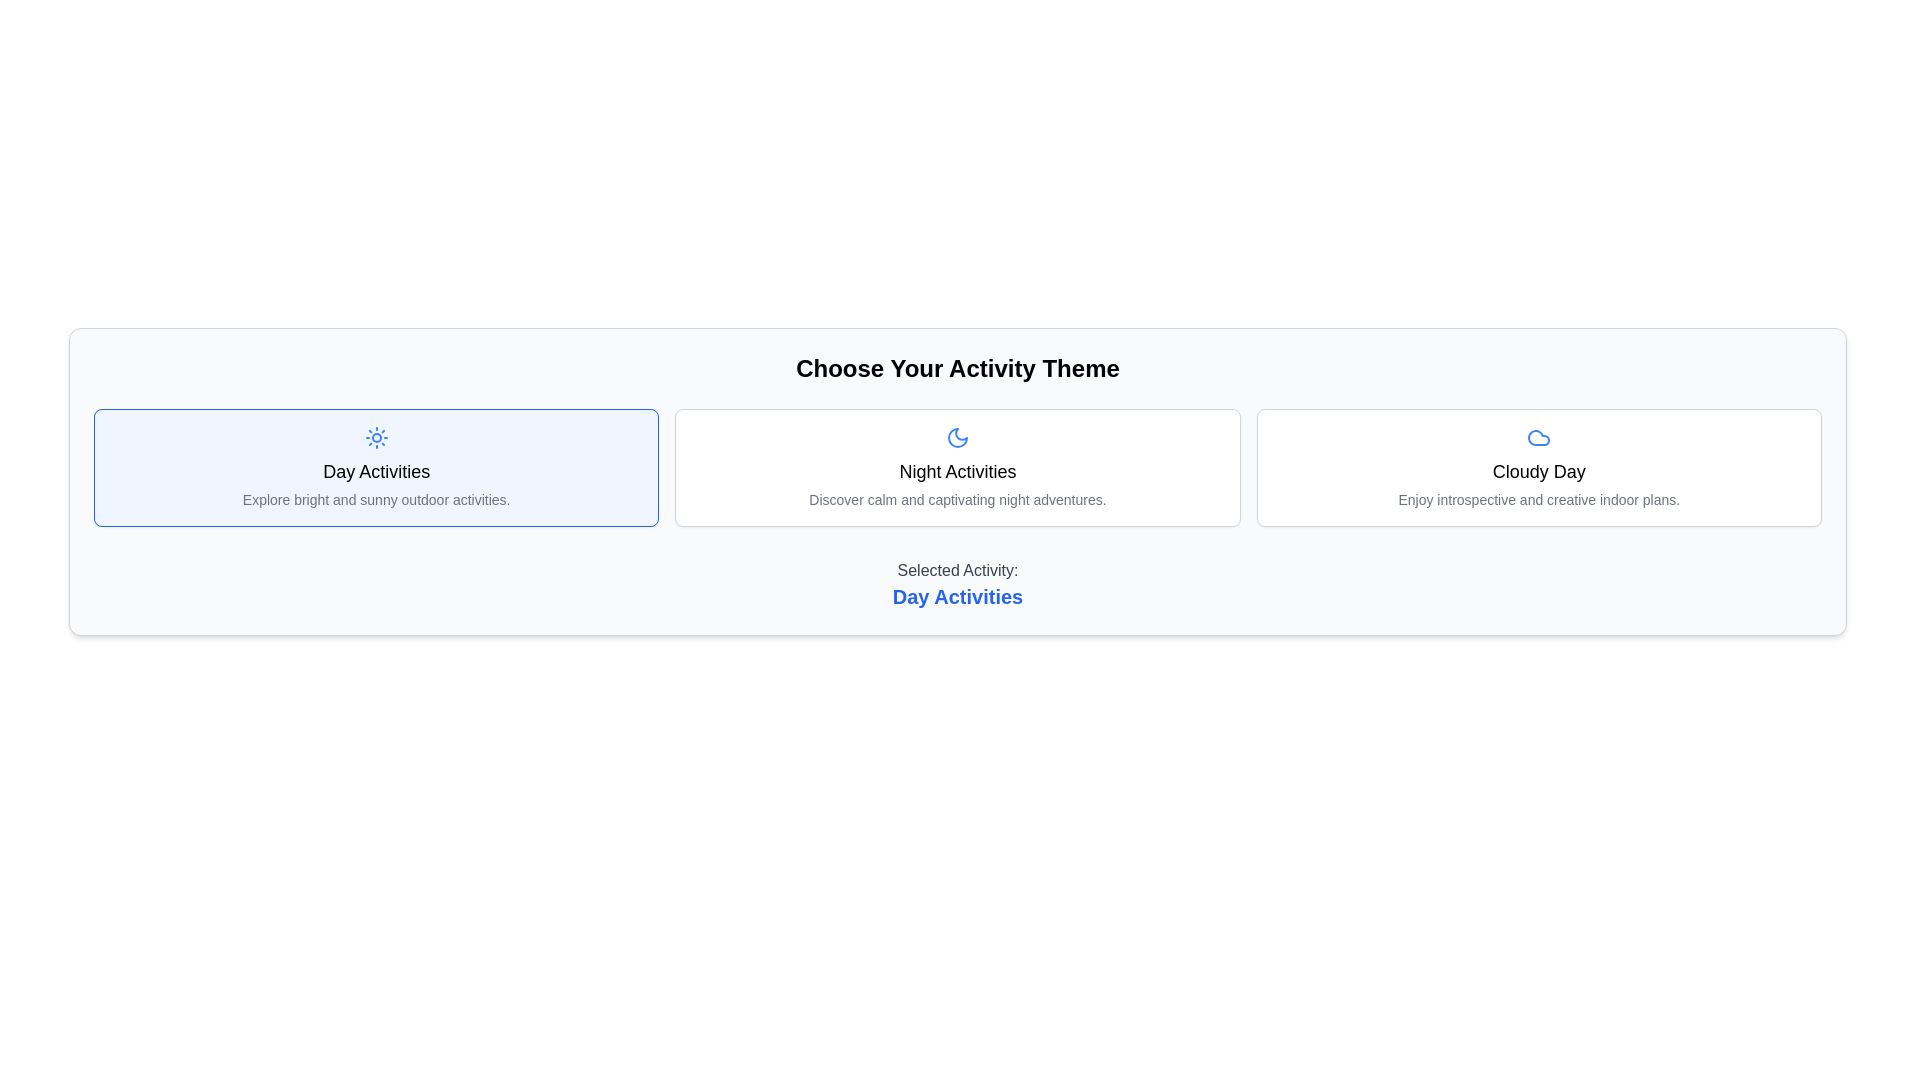 This screenshot has height=1080, width=1920. Describe the element at coordinates (376, 437) in the screenshot. I see `the blue sun icon located within the 'Day Activities' card, which has a light blue background and rounded border, positioned above the text 'Day Activities' and 'Explore bright and sunny outdoor activities.'` at that location.